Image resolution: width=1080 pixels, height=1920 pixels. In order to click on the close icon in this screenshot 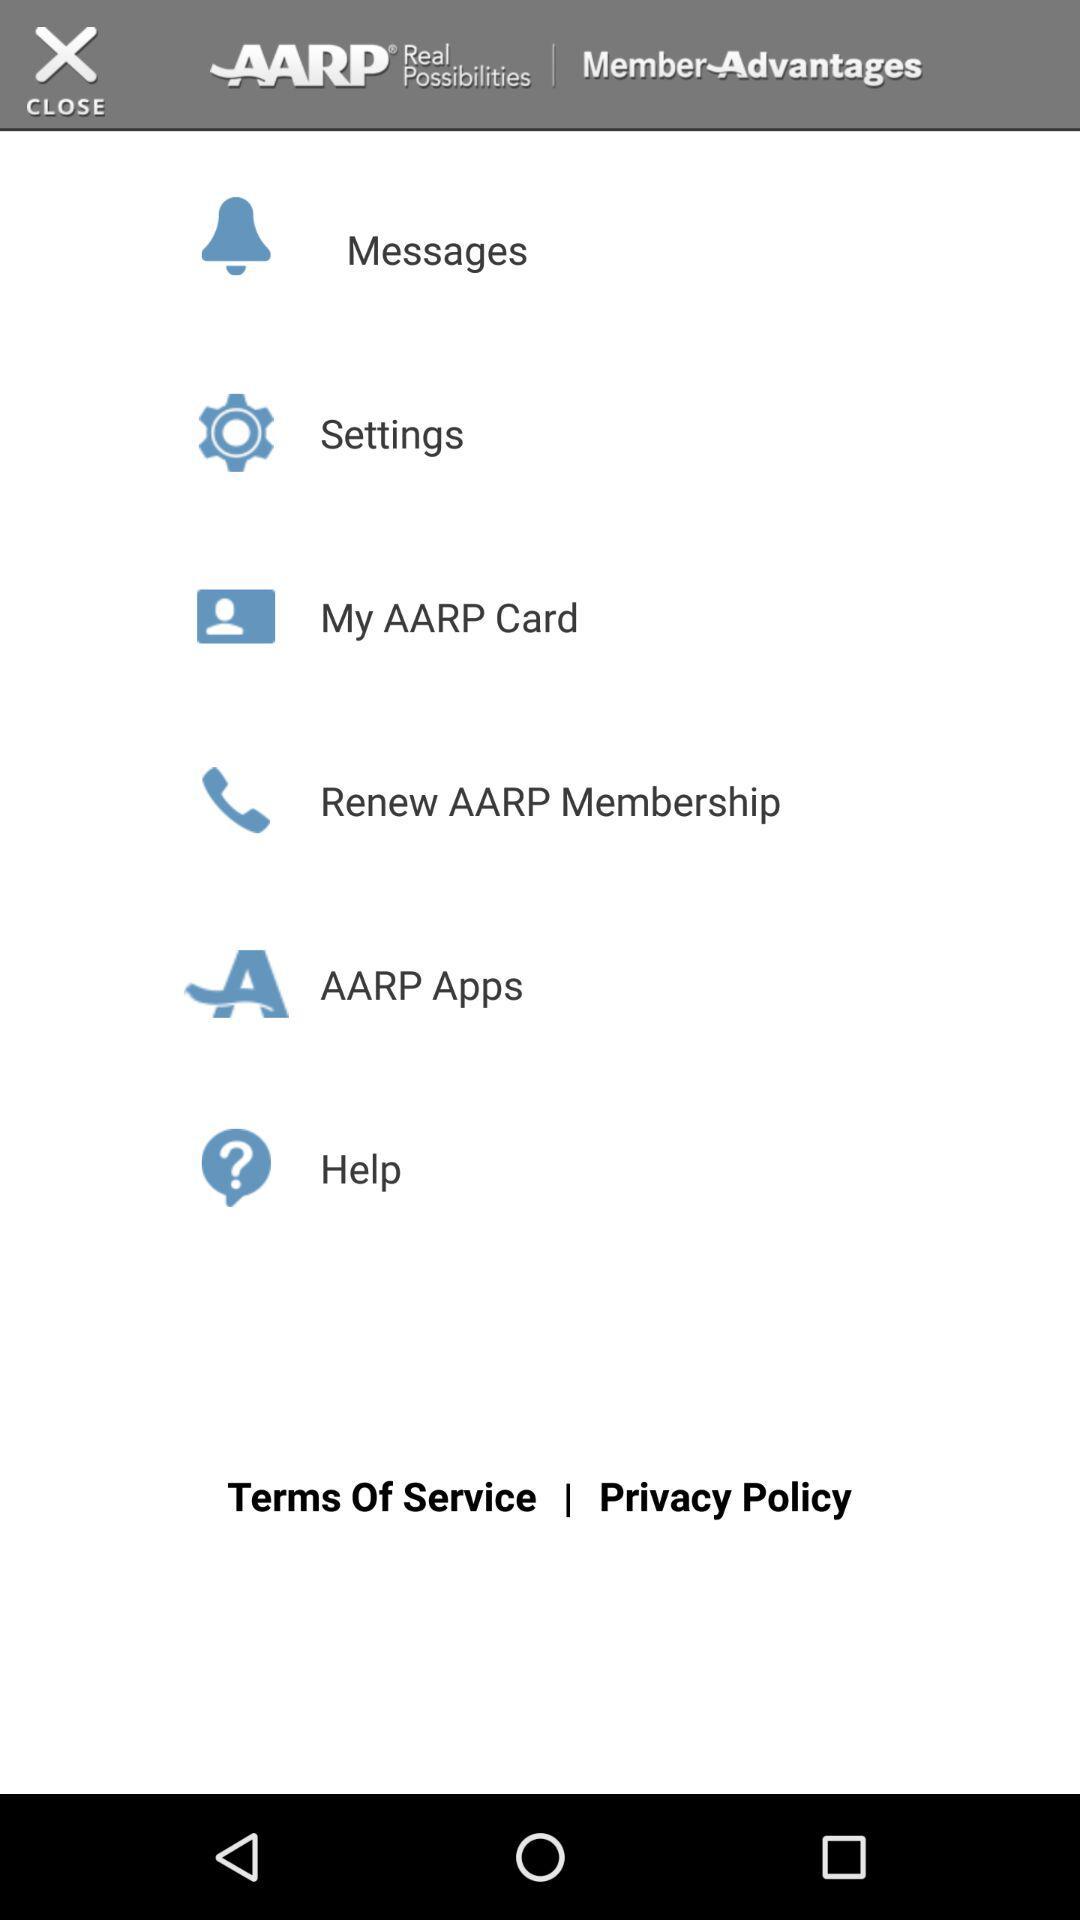, I will do `click(64, 77)`.